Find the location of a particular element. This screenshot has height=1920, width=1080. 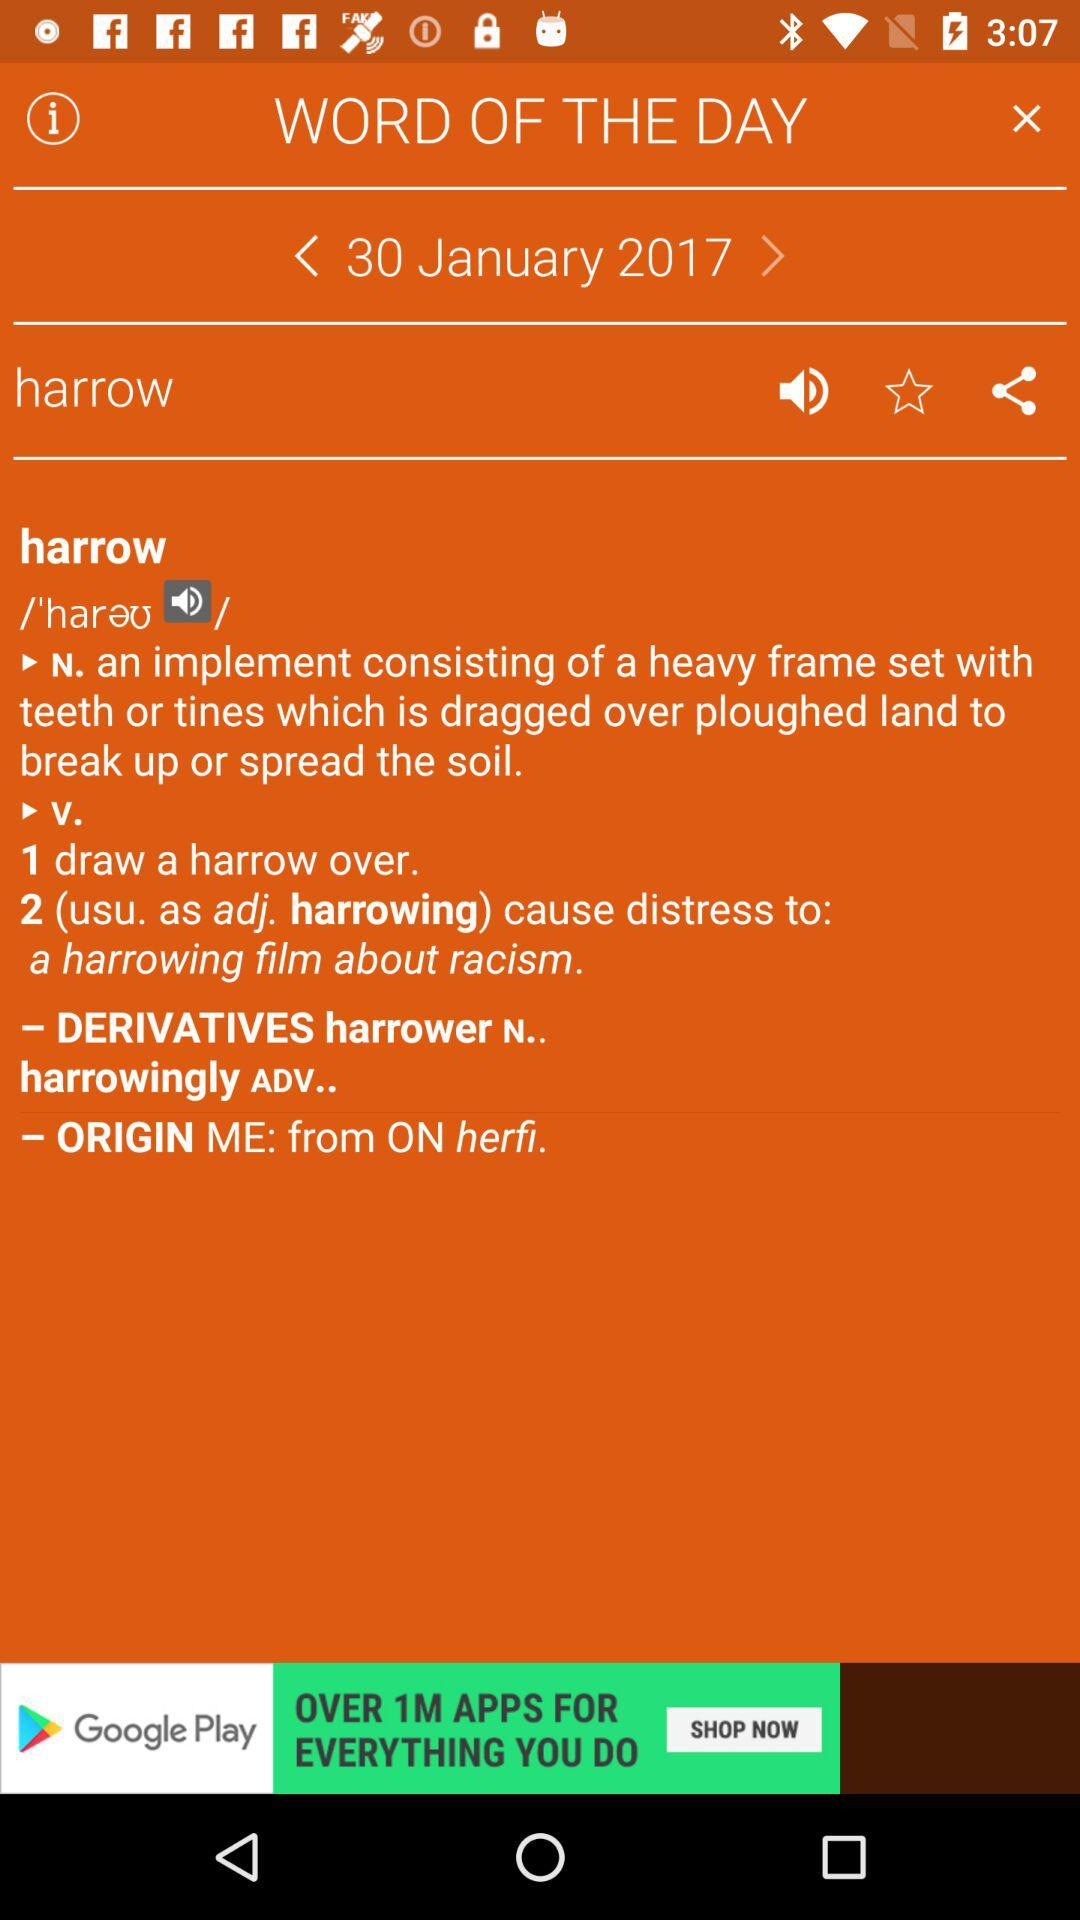

google play is located at coordinates (540, 1727).